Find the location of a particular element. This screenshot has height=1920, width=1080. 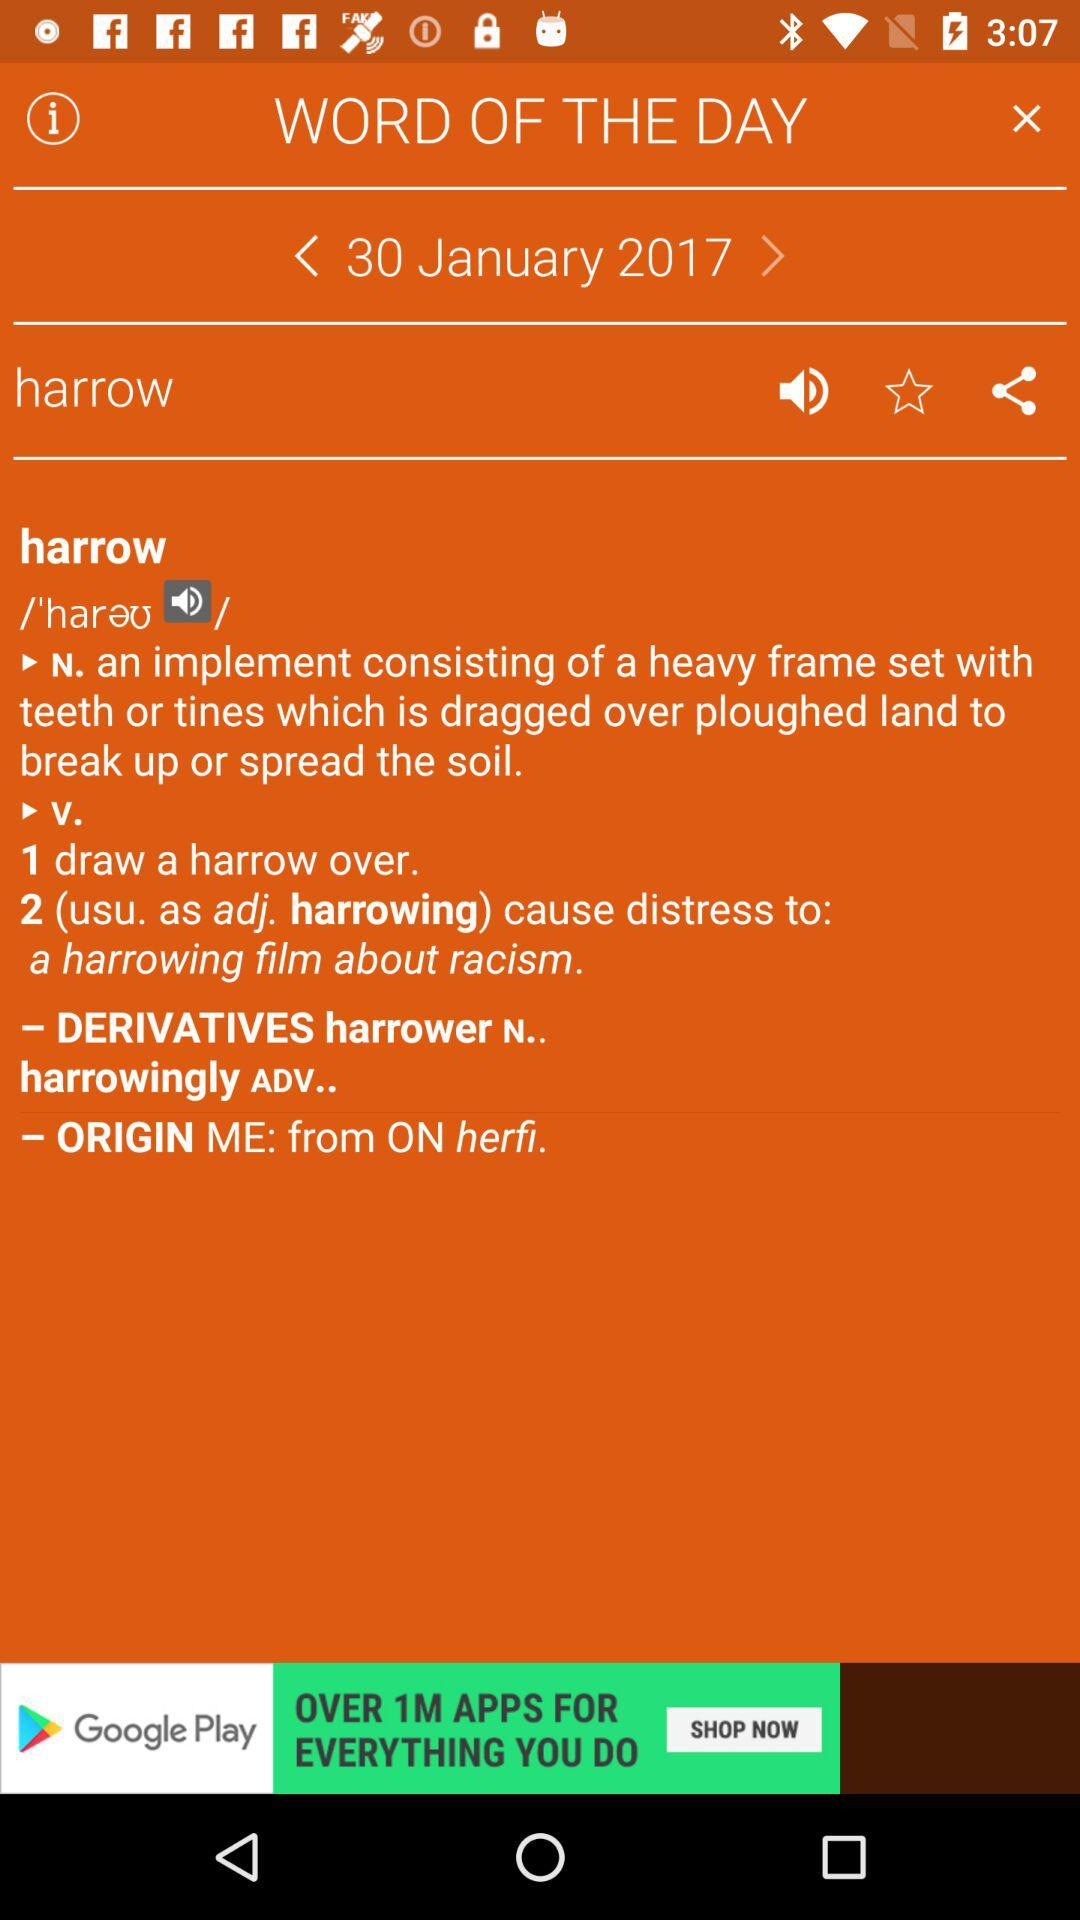

google play is located at coordinates (540, 1727).